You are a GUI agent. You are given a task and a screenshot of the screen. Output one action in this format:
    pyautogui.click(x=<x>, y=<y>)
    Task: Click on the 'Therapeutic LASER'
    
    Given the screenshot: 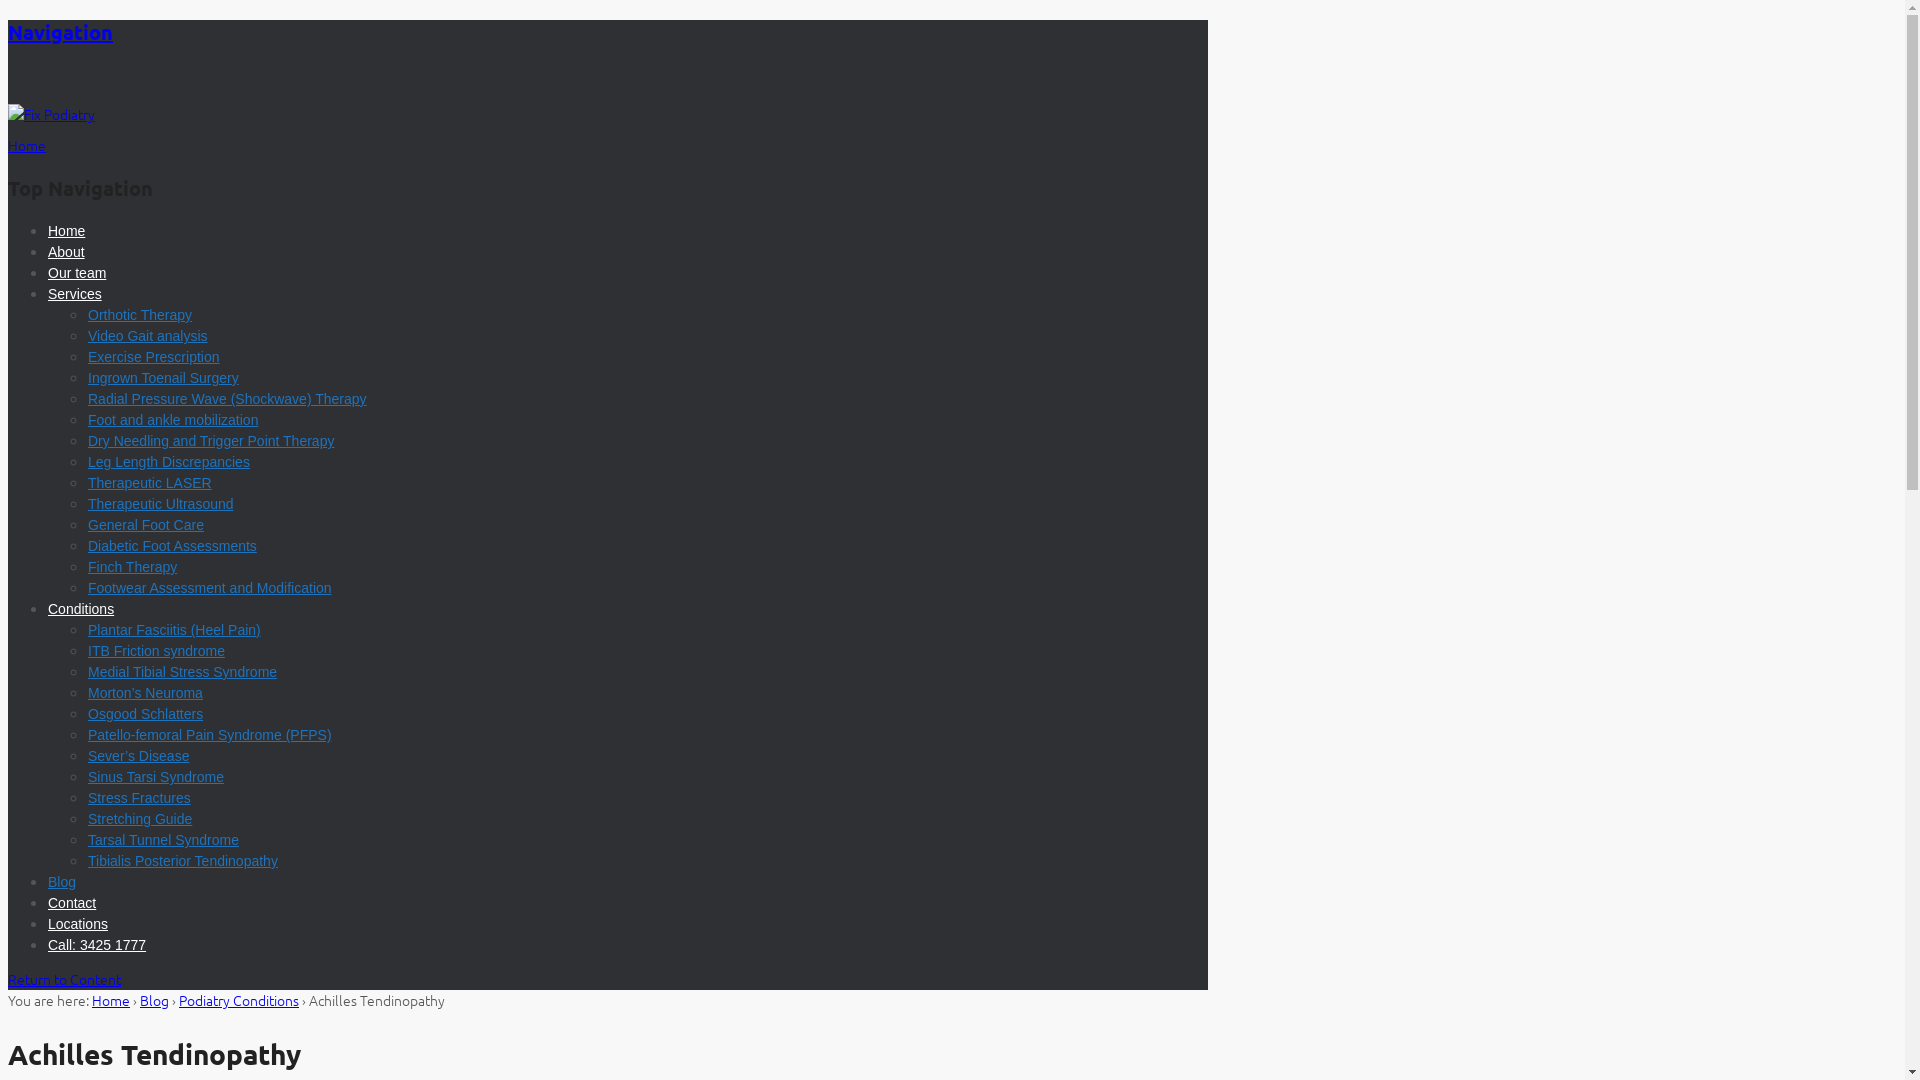 What is the action you would take?
    pyautogui.click(x=148, y=482)
    